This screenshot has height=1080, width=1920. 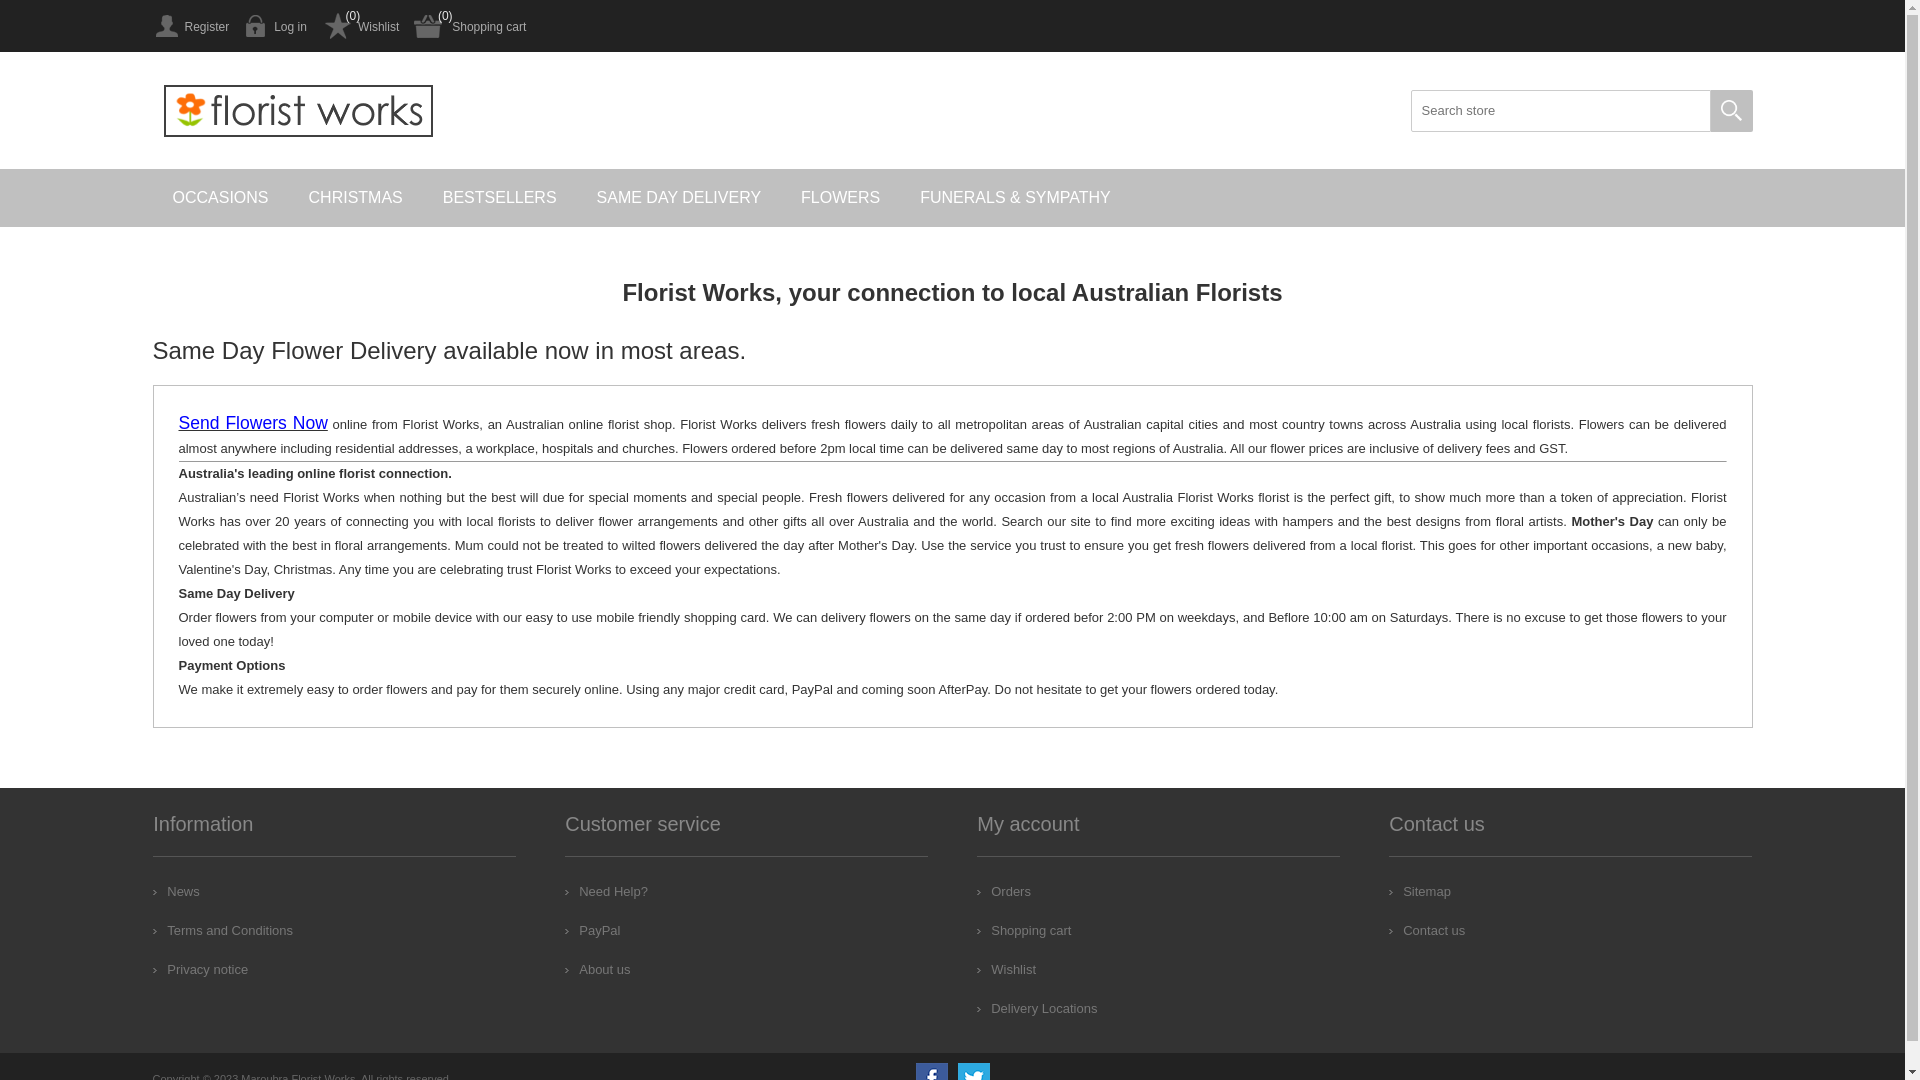 What do you see at coordinates (176, 890) in the screenshot?
I see `'News'` at bounding box center [176, 890].